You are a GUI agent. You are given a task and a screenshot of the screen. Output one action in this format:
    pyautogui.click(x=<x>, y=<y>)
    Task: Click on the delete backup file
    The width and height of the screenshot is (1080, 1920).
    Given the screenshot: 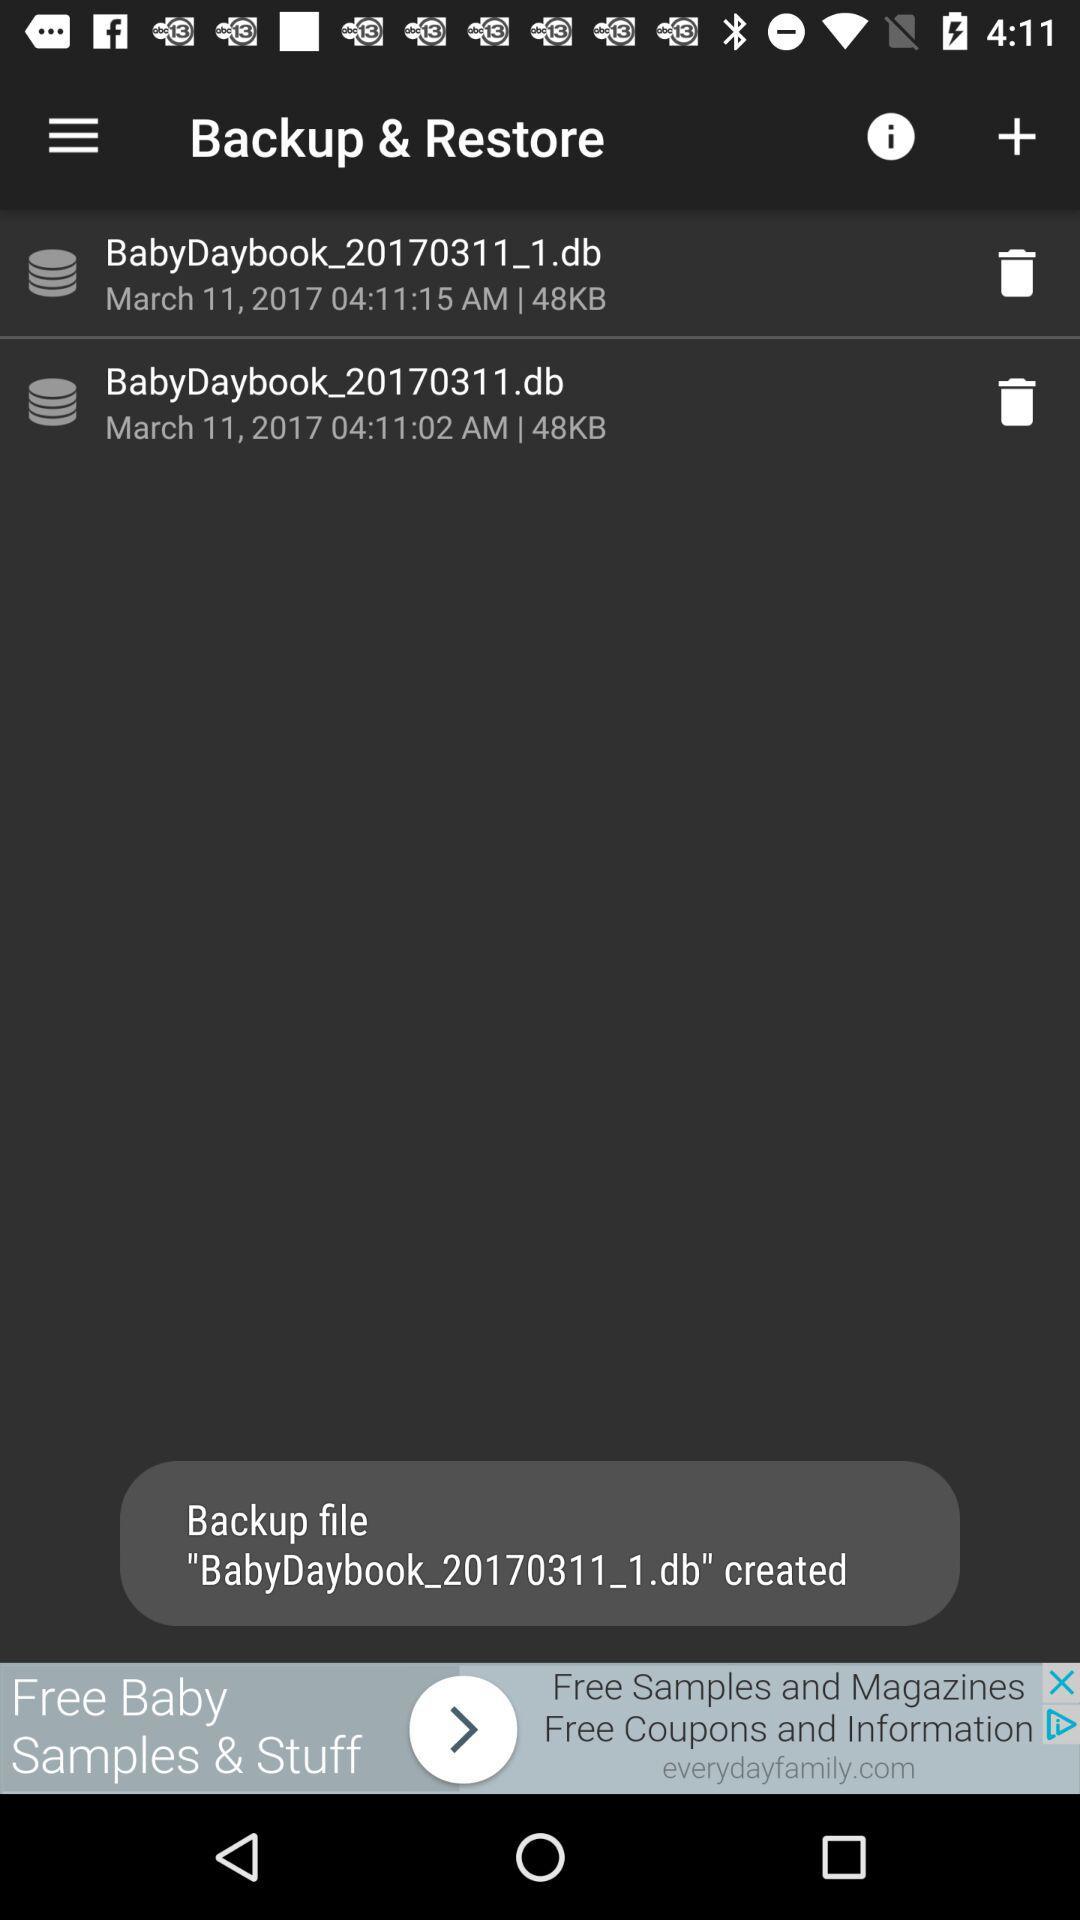 What is the action you would take?
    pyautogui.click(x=1017, y=272)
    